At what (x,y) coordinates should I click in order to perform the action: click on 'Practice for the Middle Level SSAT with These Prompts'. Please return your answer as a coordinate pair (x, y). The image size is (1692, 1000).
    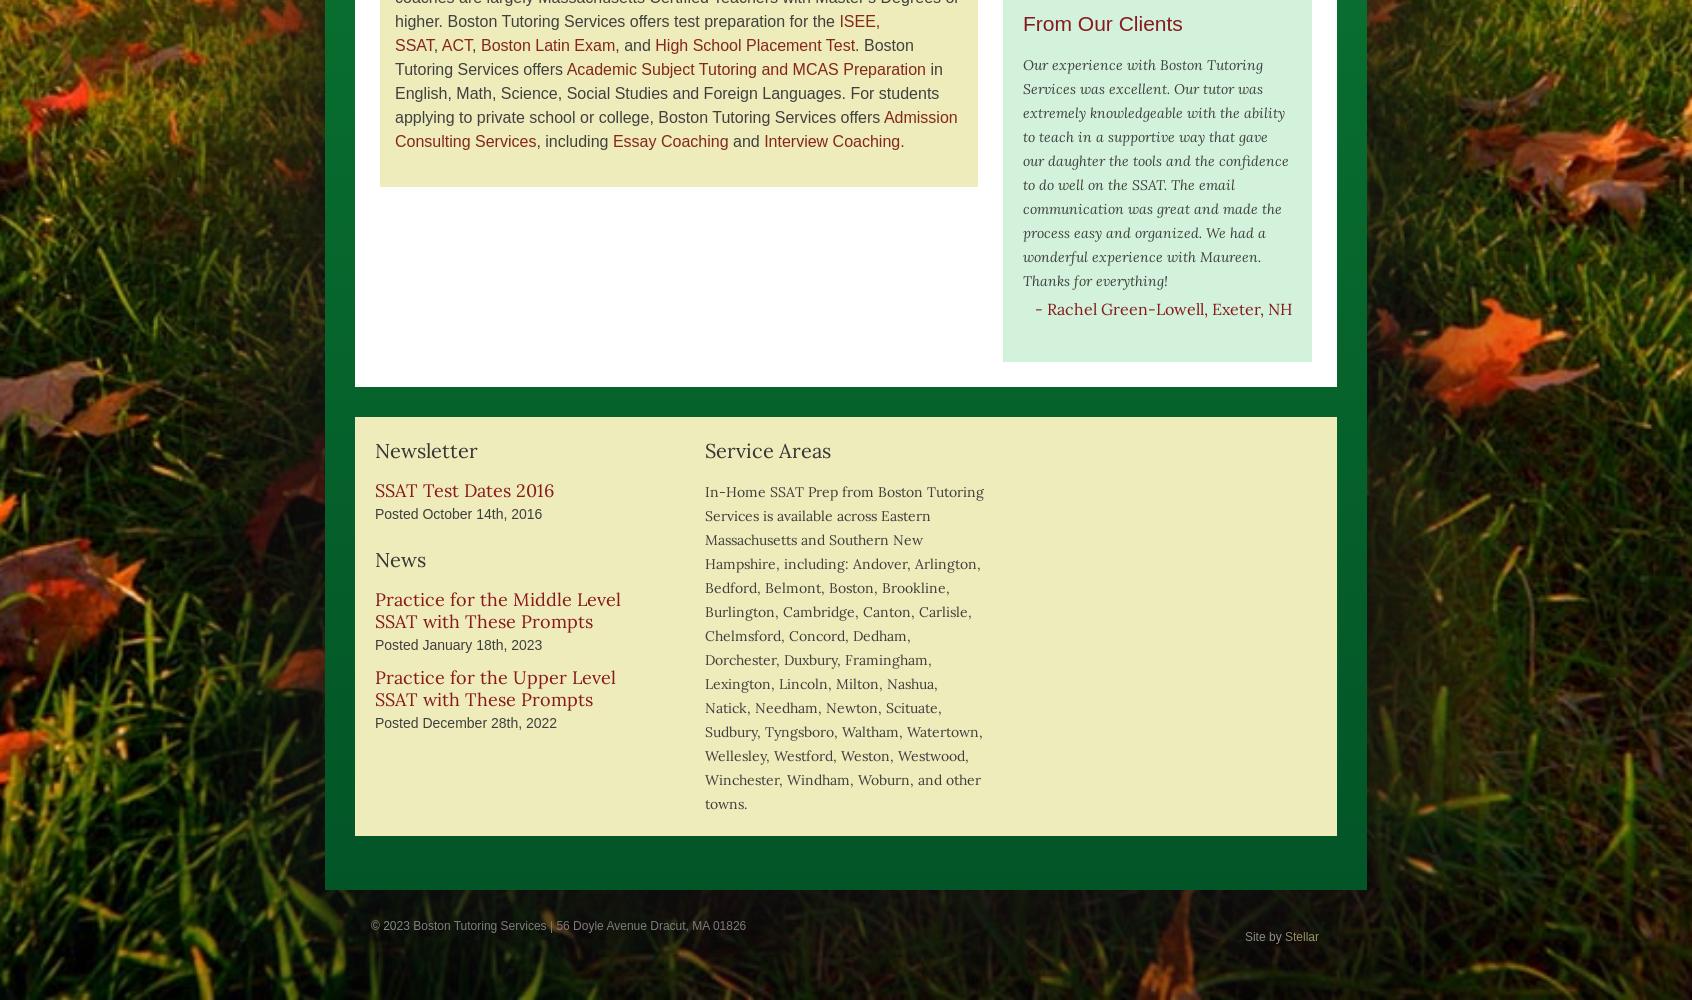
    Looking at the image, I should click on (497, 609).